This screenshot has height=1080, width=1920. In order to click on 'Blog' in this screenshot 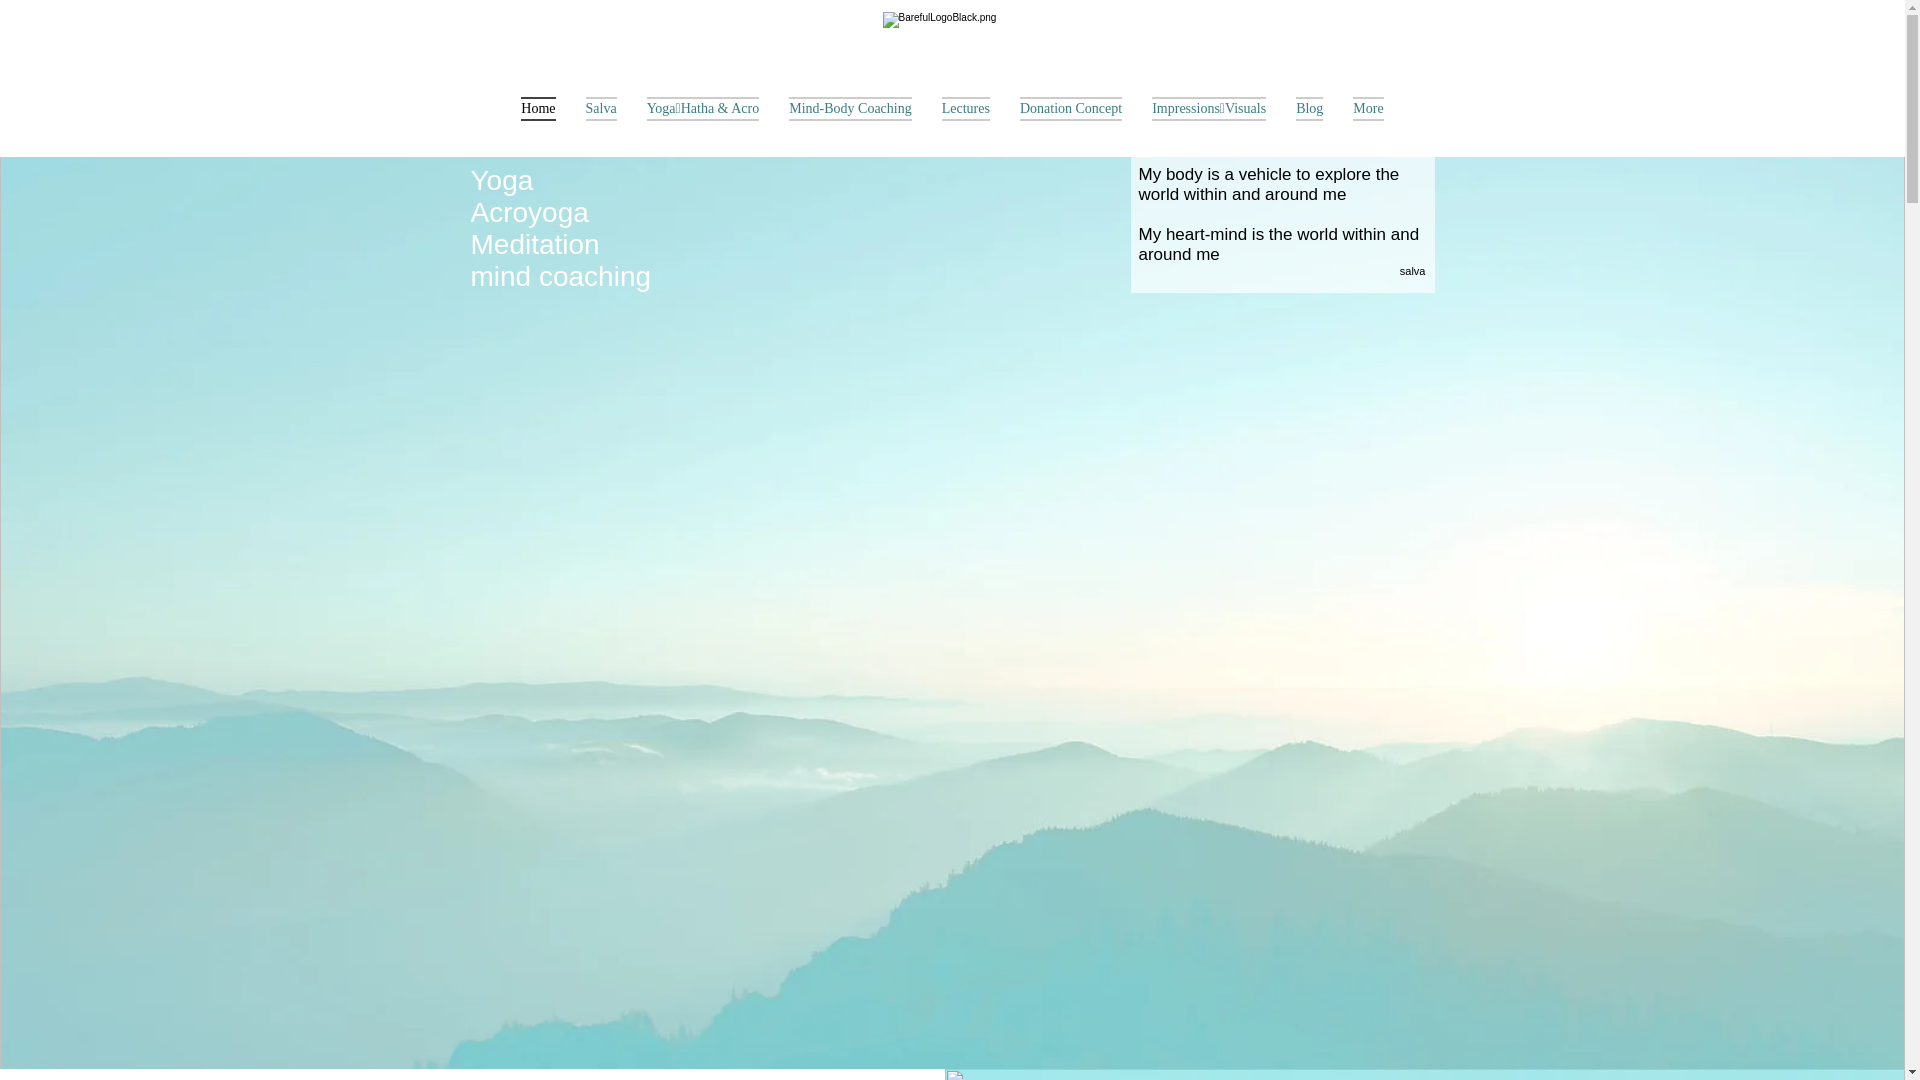, I will do `click(1281, 122)`.